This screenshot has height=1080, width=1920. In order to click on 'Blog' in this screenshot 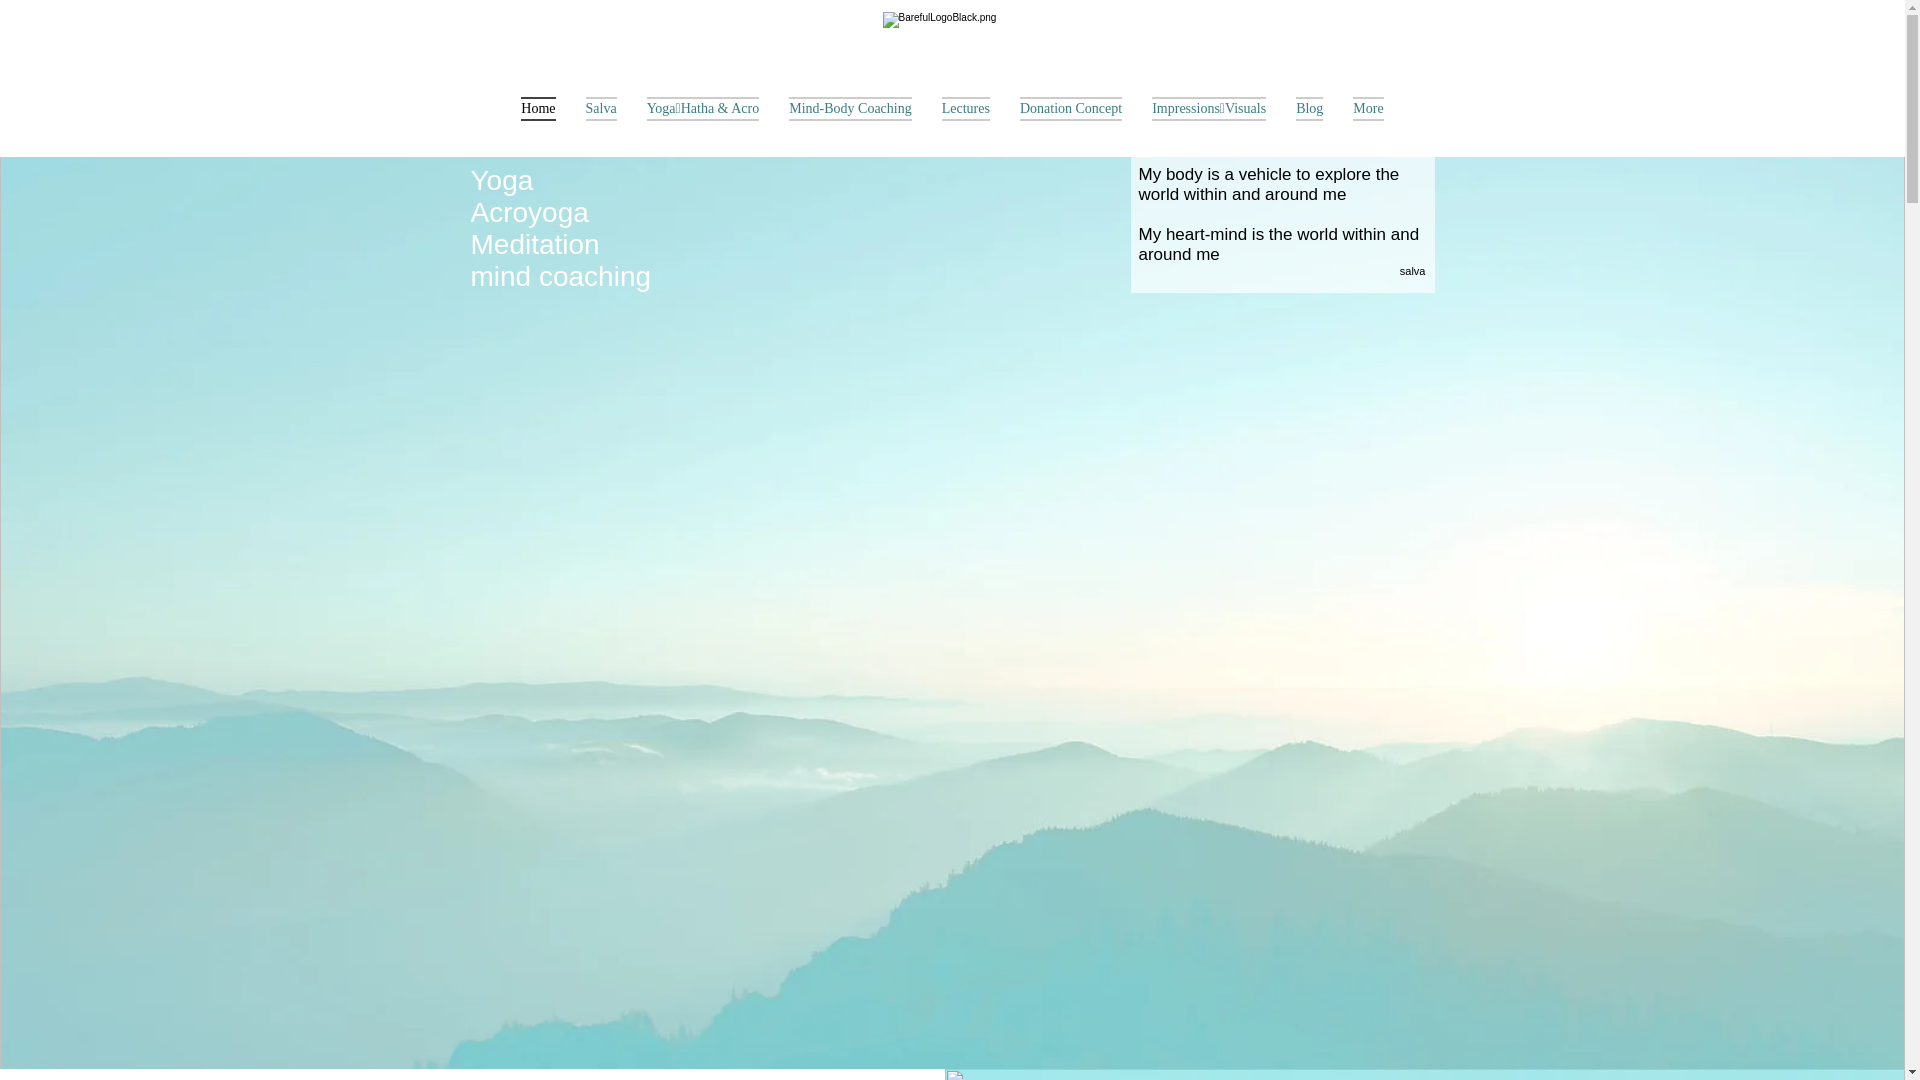, I will do `click(1281, 122)`.